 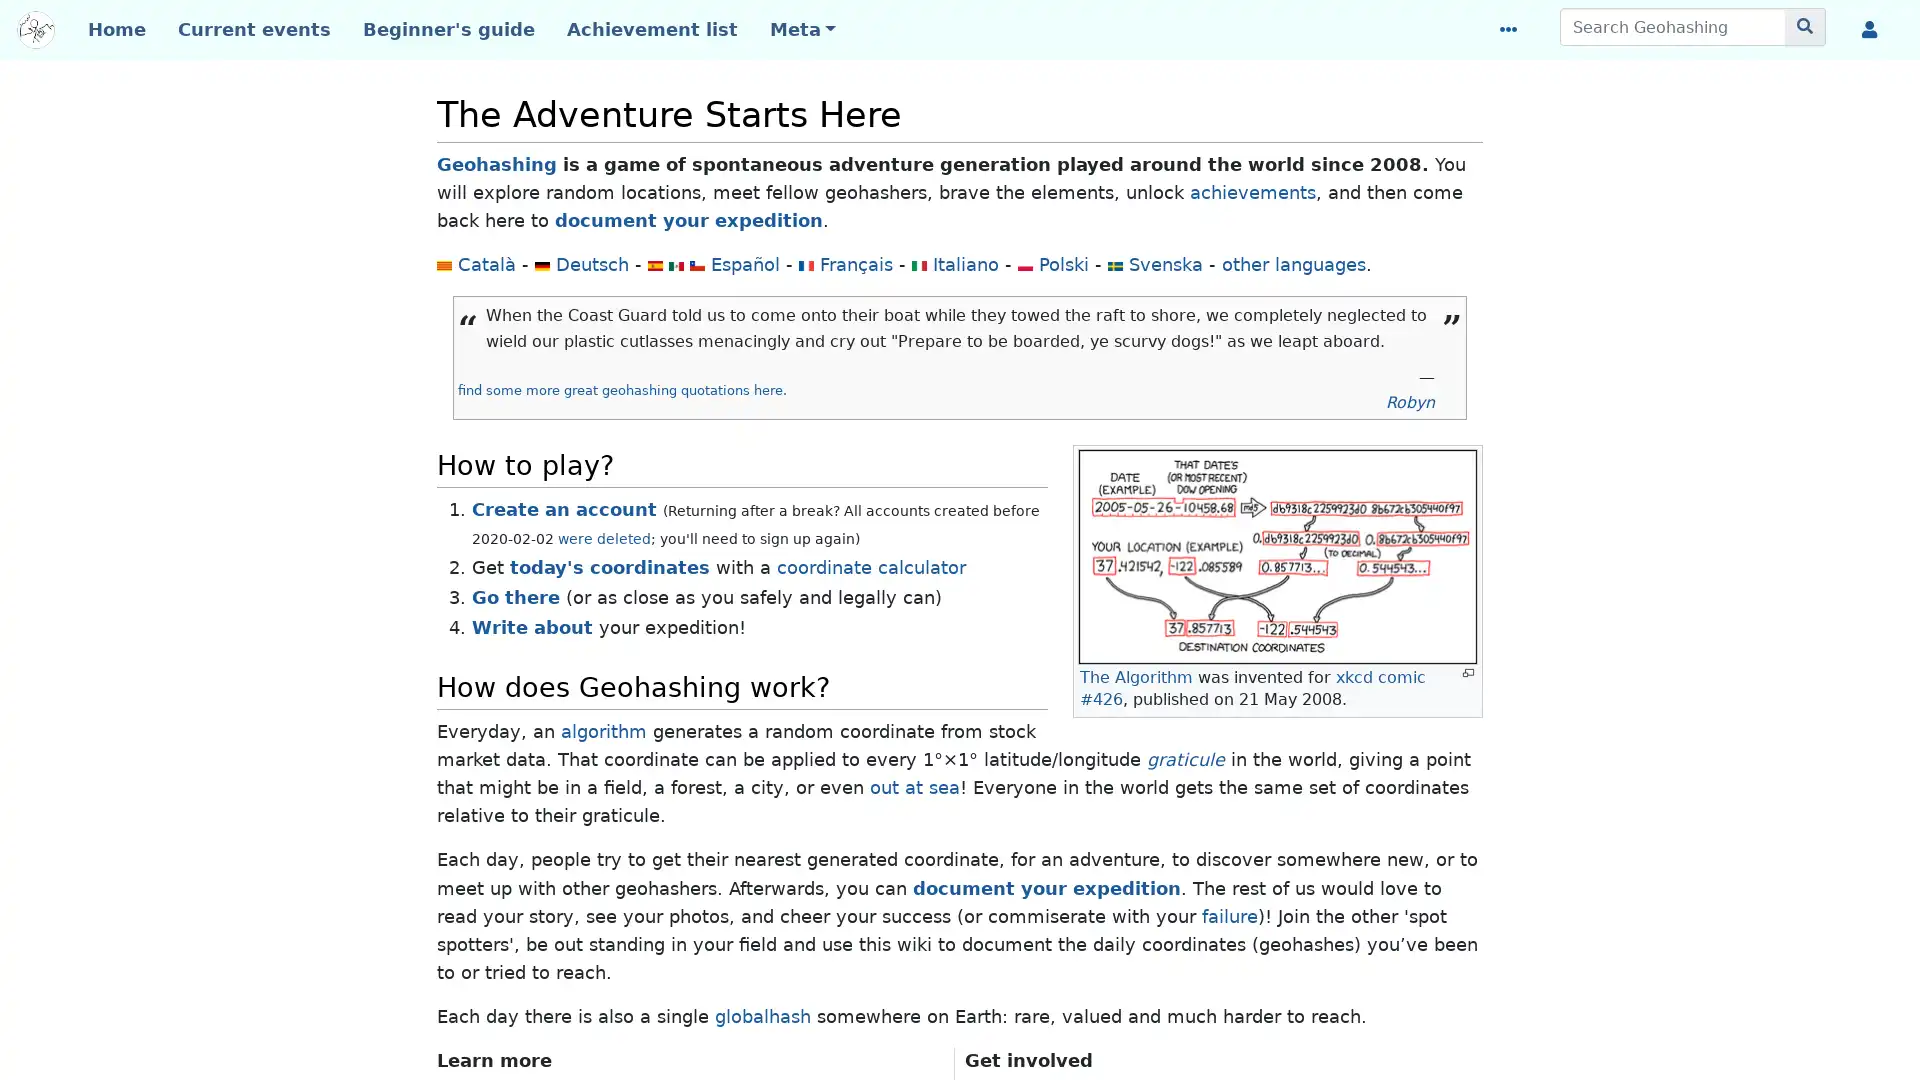 What do you see at coordinates (1805, 27) in the screenshot?
I see `Go to page` at bounding box center [1805, 27].